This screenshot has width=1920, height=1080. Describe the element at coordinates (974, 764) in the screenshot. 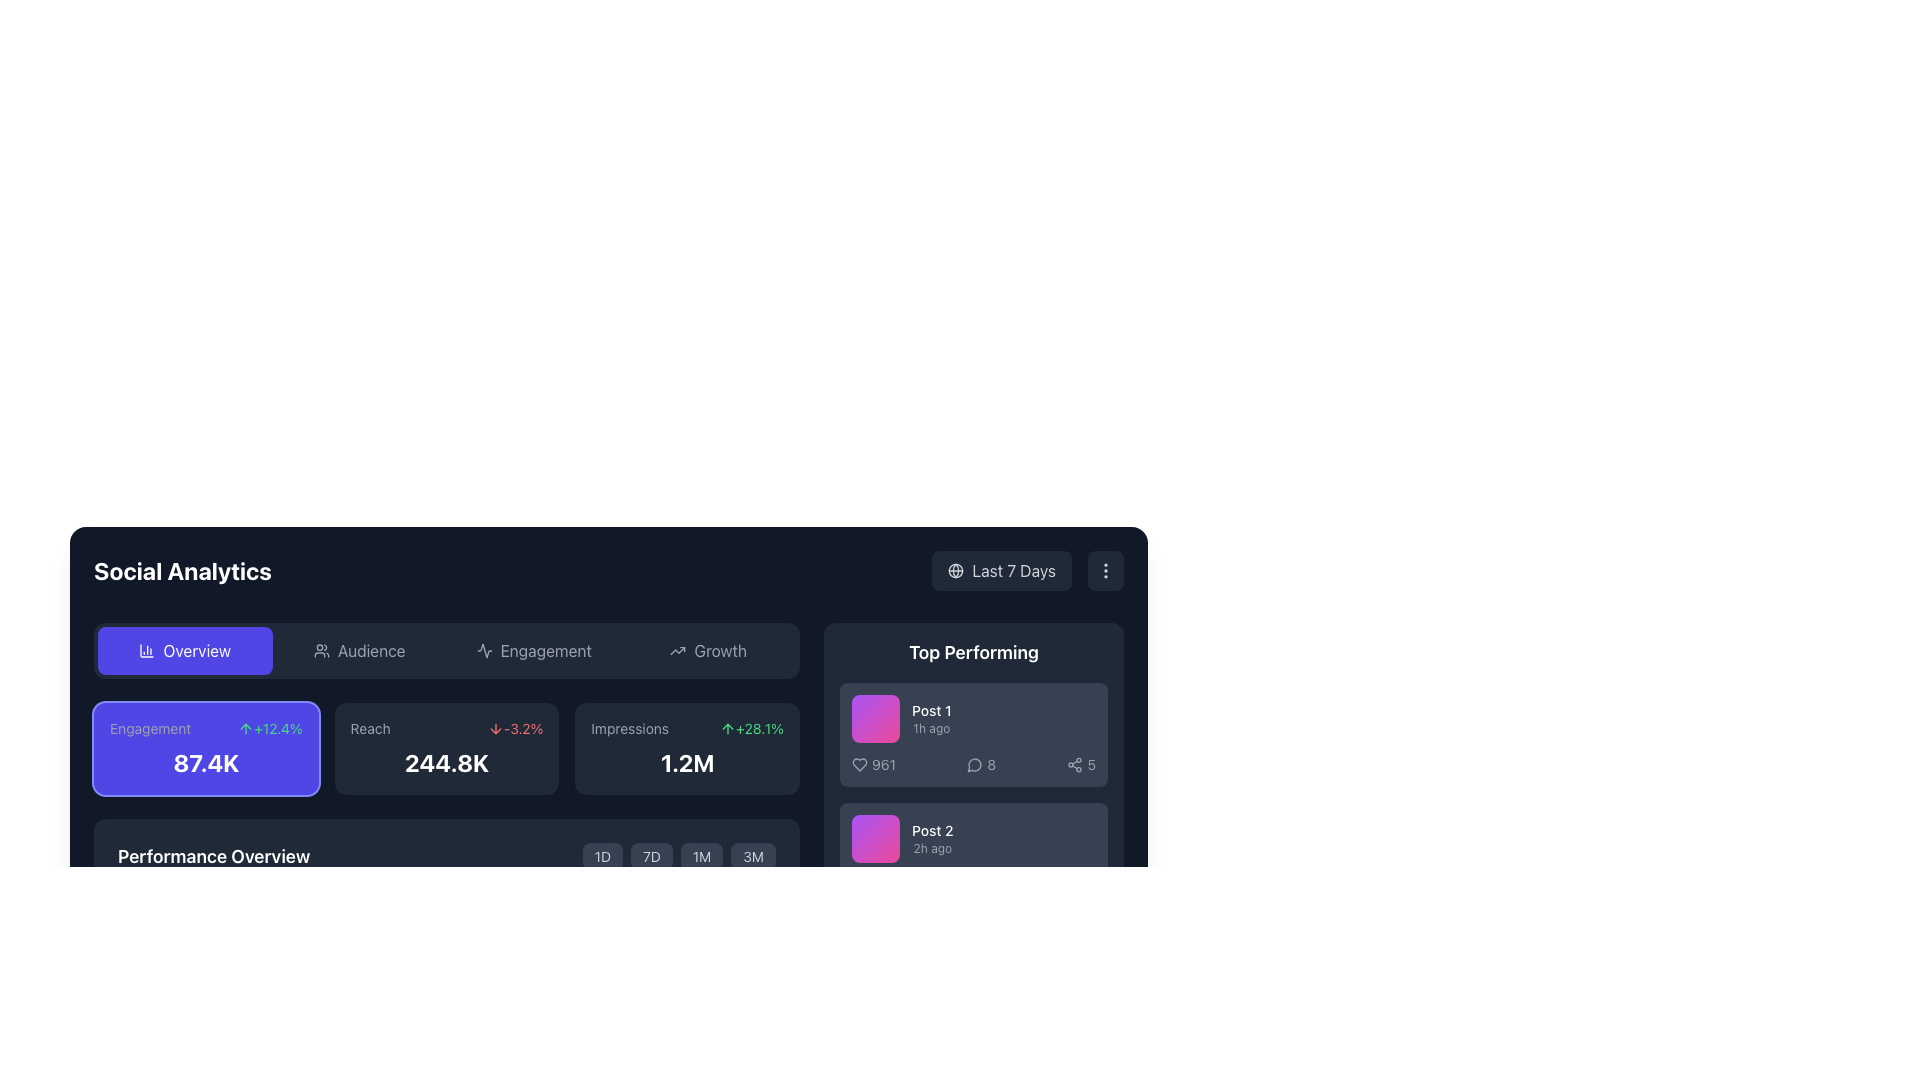

I see `the comment count text element, which displays the number of comments for the associated post under the 'Post 1' title in the 'Top Performing' section` at that location.